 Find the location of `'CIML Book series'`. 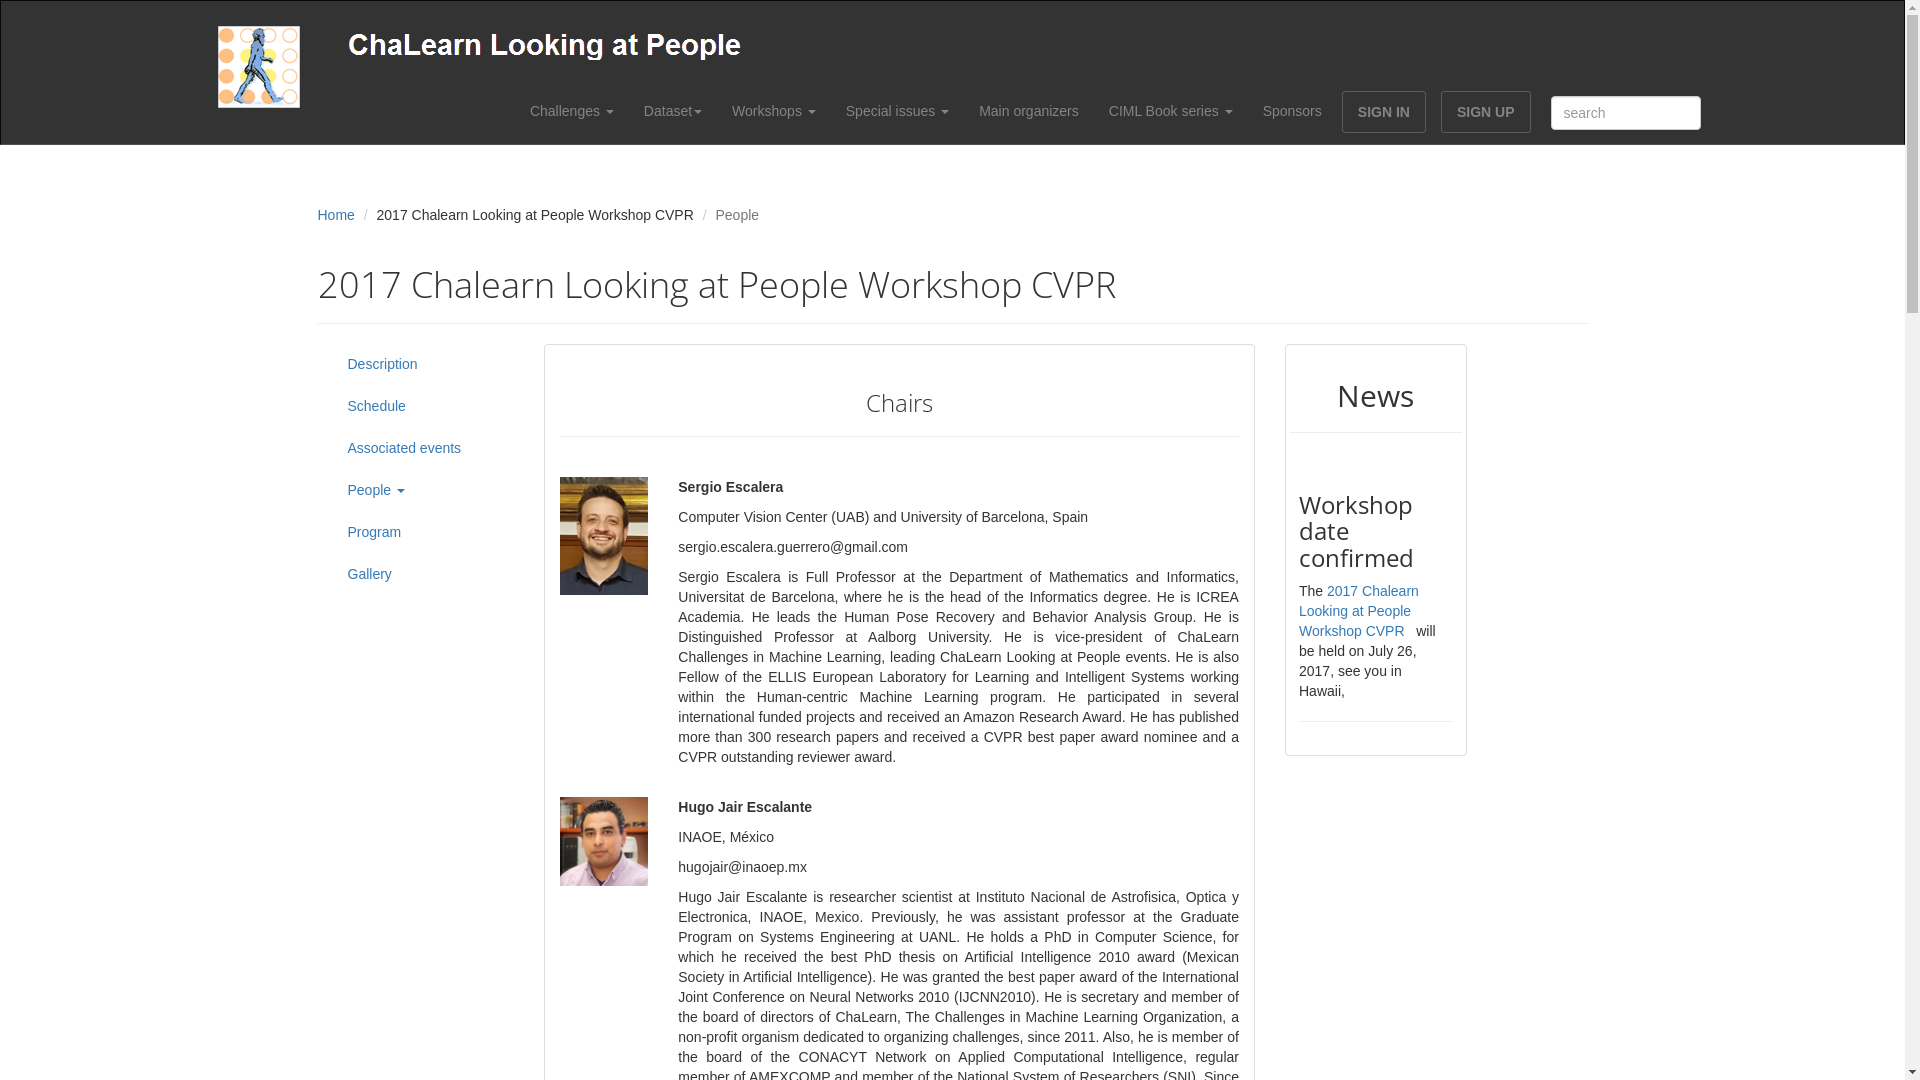

'CIML Book series' is located at coordinates (1093, 111).